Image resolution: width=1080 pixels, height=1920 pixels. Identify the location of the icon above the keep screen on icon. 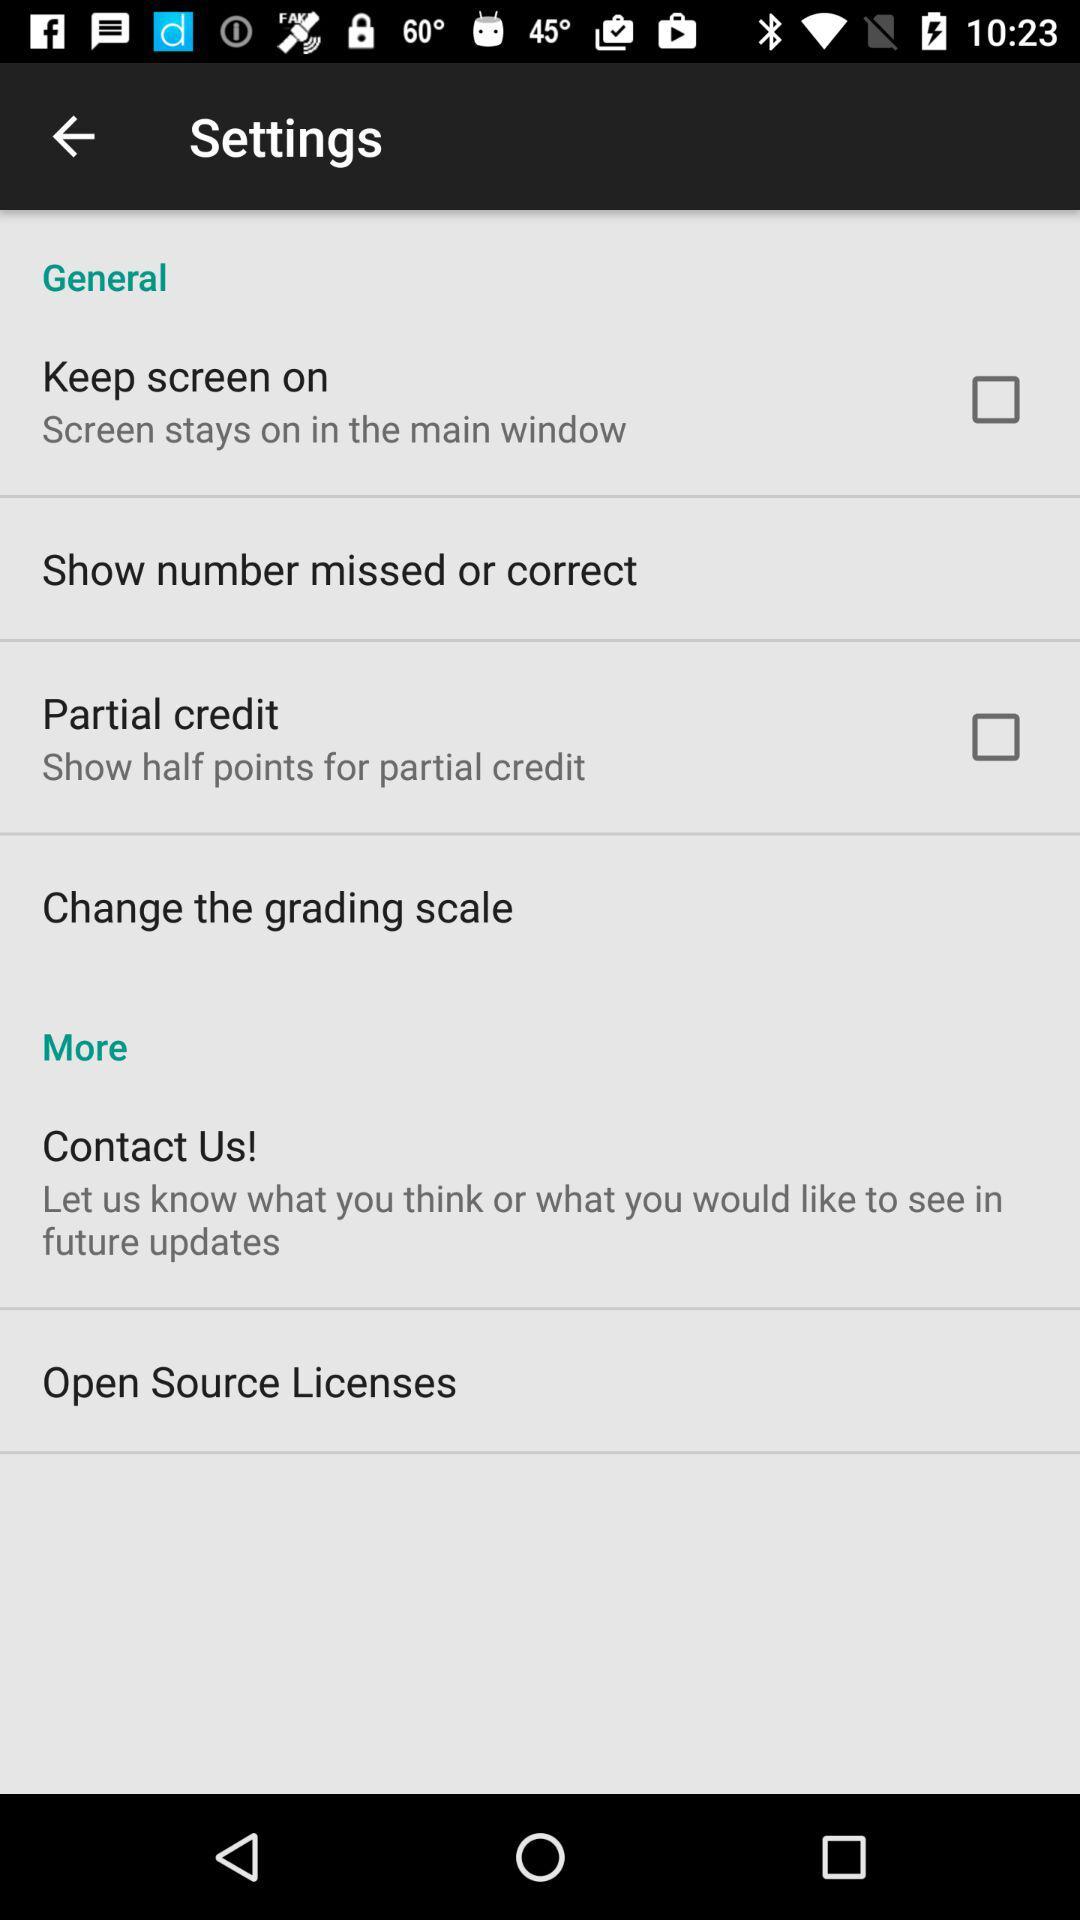
(540, 254).